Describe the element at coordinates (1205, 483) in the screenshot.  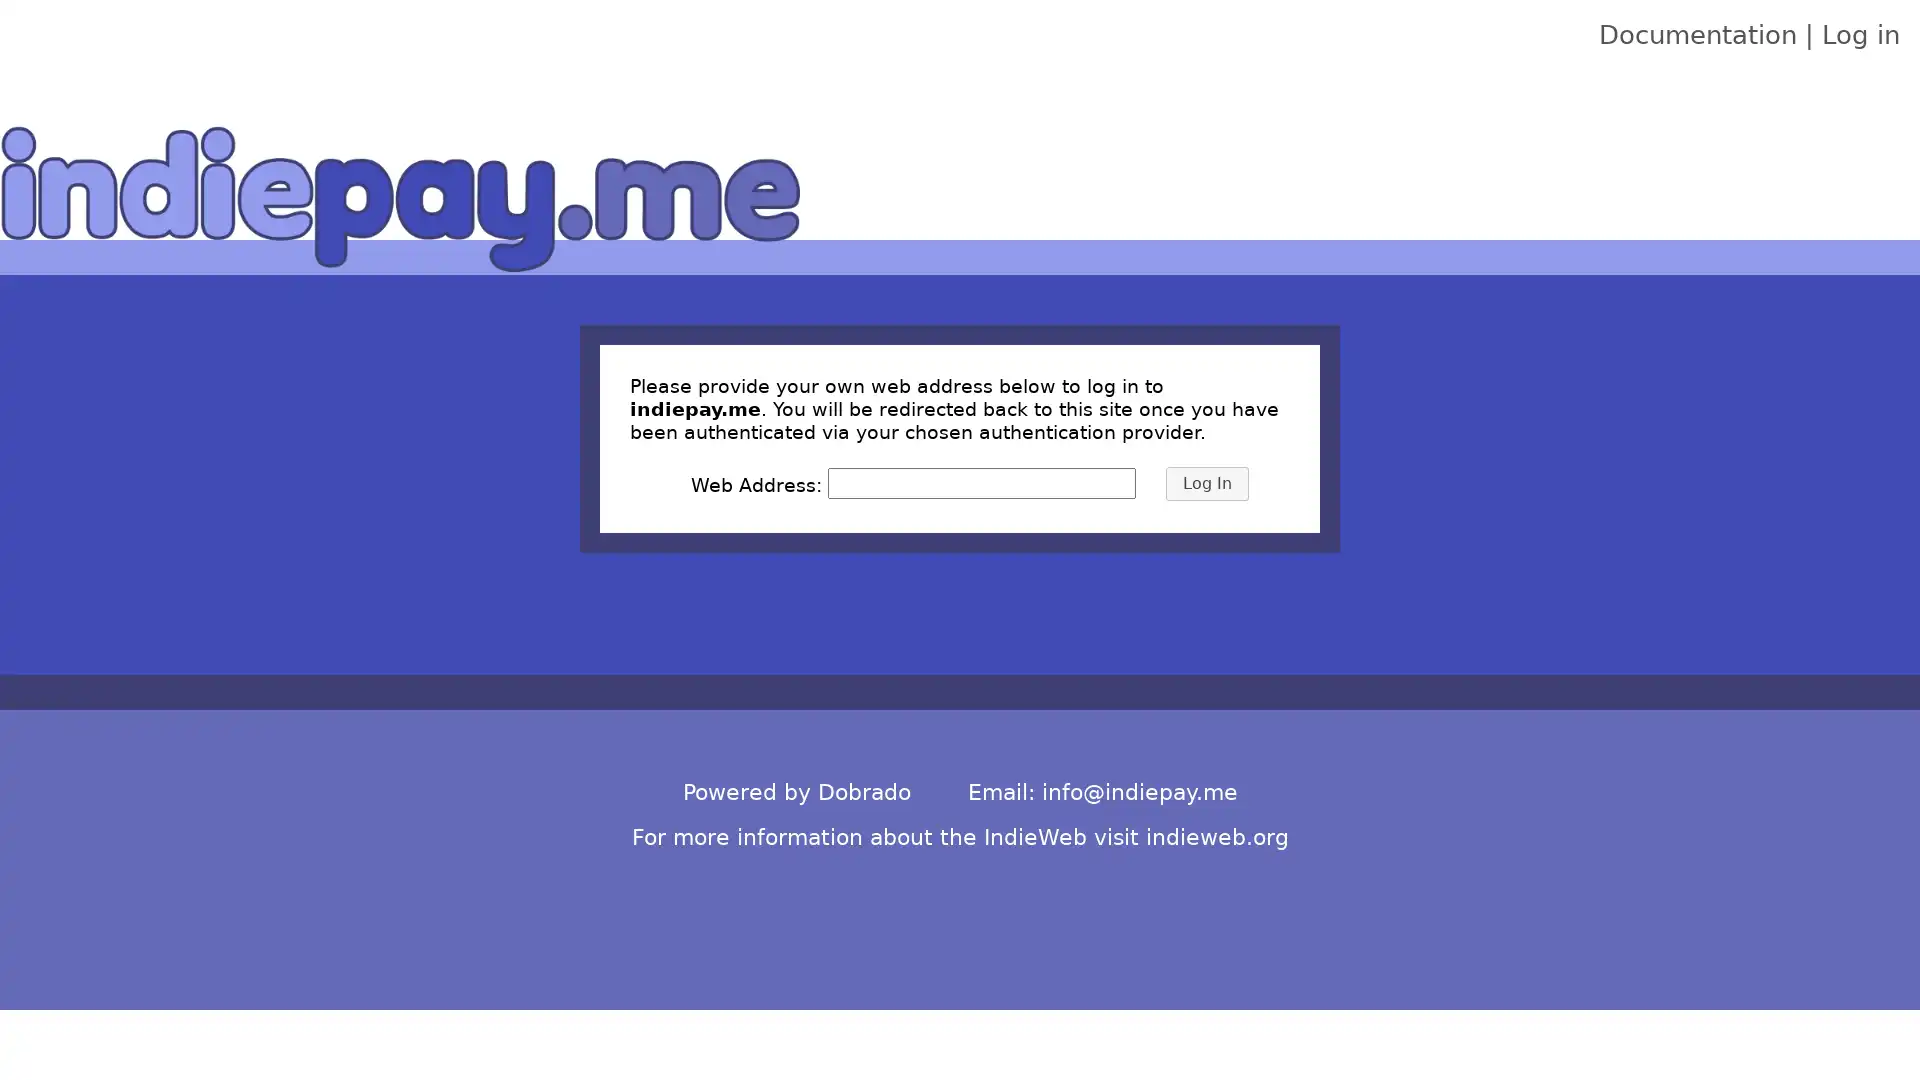
I see `Log In` at that location.